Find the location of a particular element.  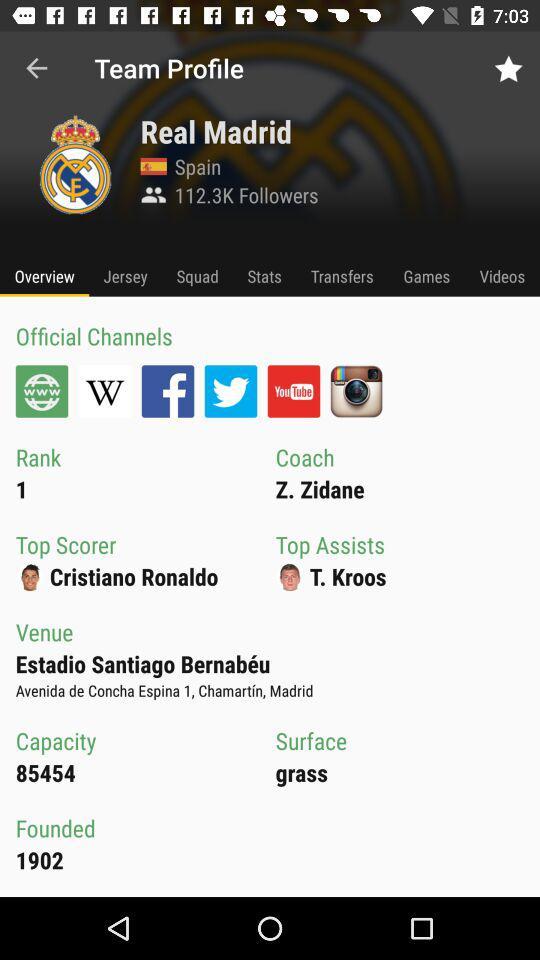

on facebook is located at coordinates (166, 390).